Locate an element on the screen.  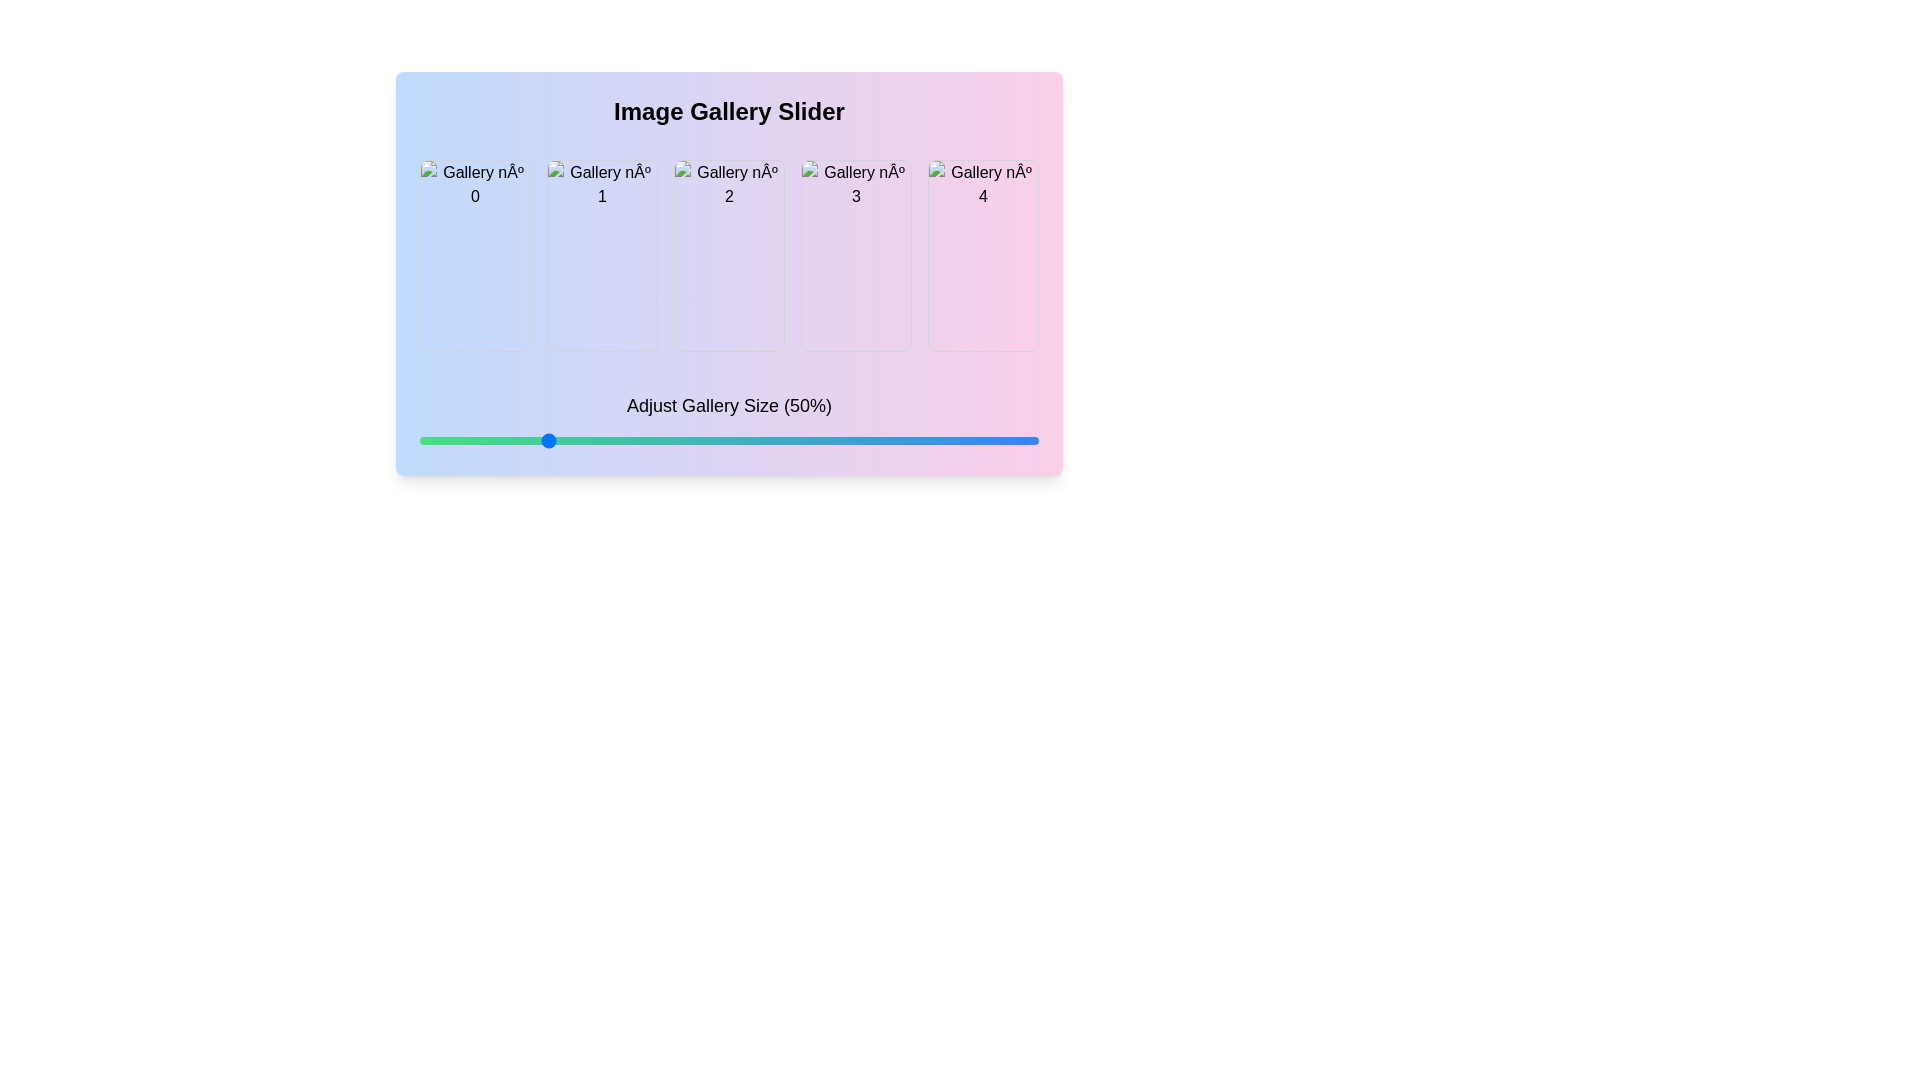
the gallery size slider to 128% is located at coordinates (929, 439).